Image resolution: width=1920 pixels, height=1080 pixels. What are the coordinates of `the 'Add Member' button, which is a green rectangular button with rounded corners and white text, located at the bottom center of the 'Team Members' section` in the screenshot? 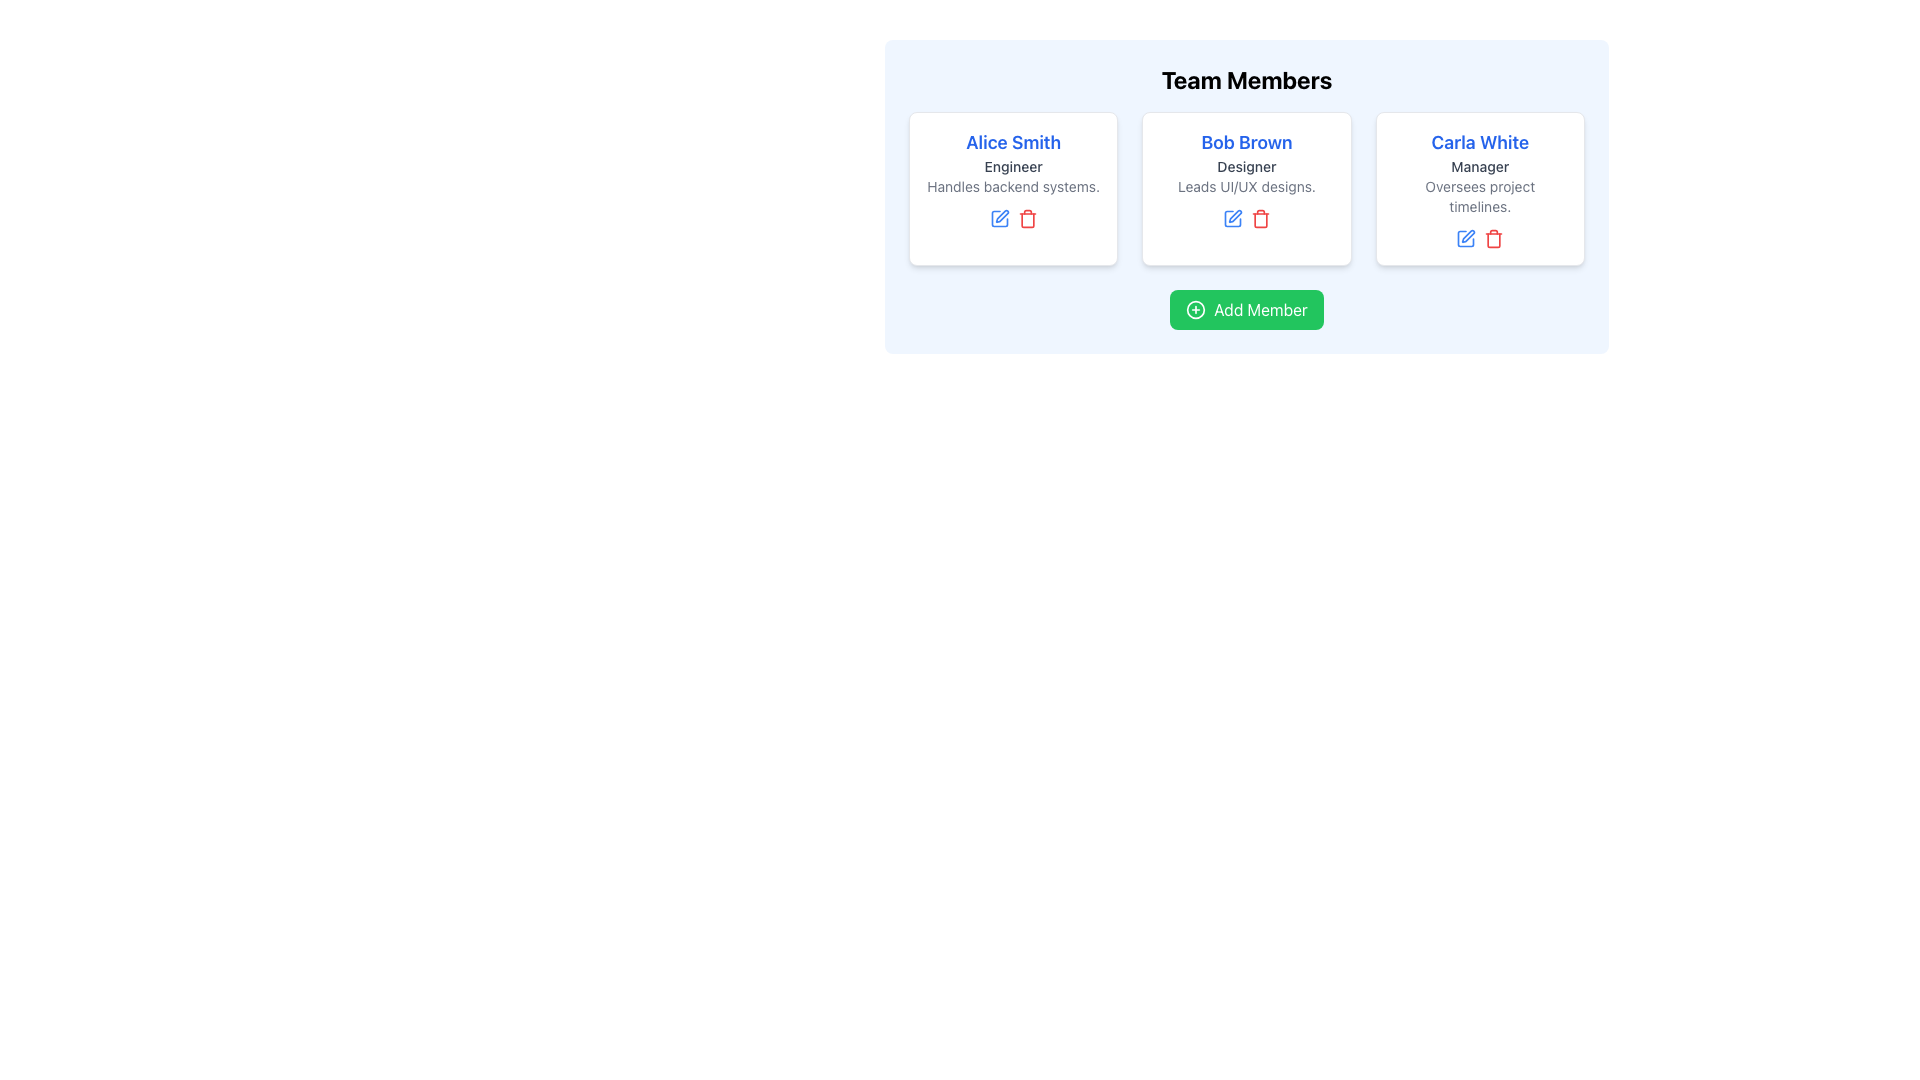 It's located at (1246, 309).